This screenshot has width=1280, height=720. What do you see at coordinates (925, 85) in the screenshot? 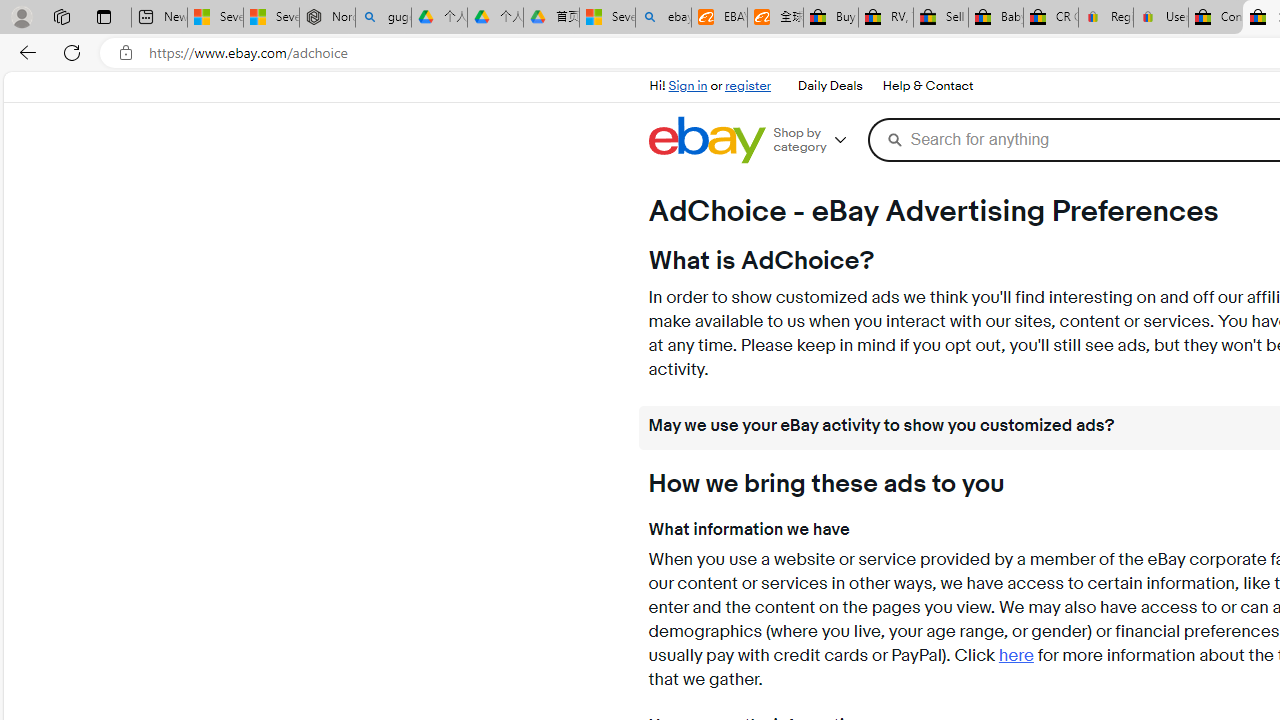
I see `'Help & Contact'` at bounding box center [925, 85].